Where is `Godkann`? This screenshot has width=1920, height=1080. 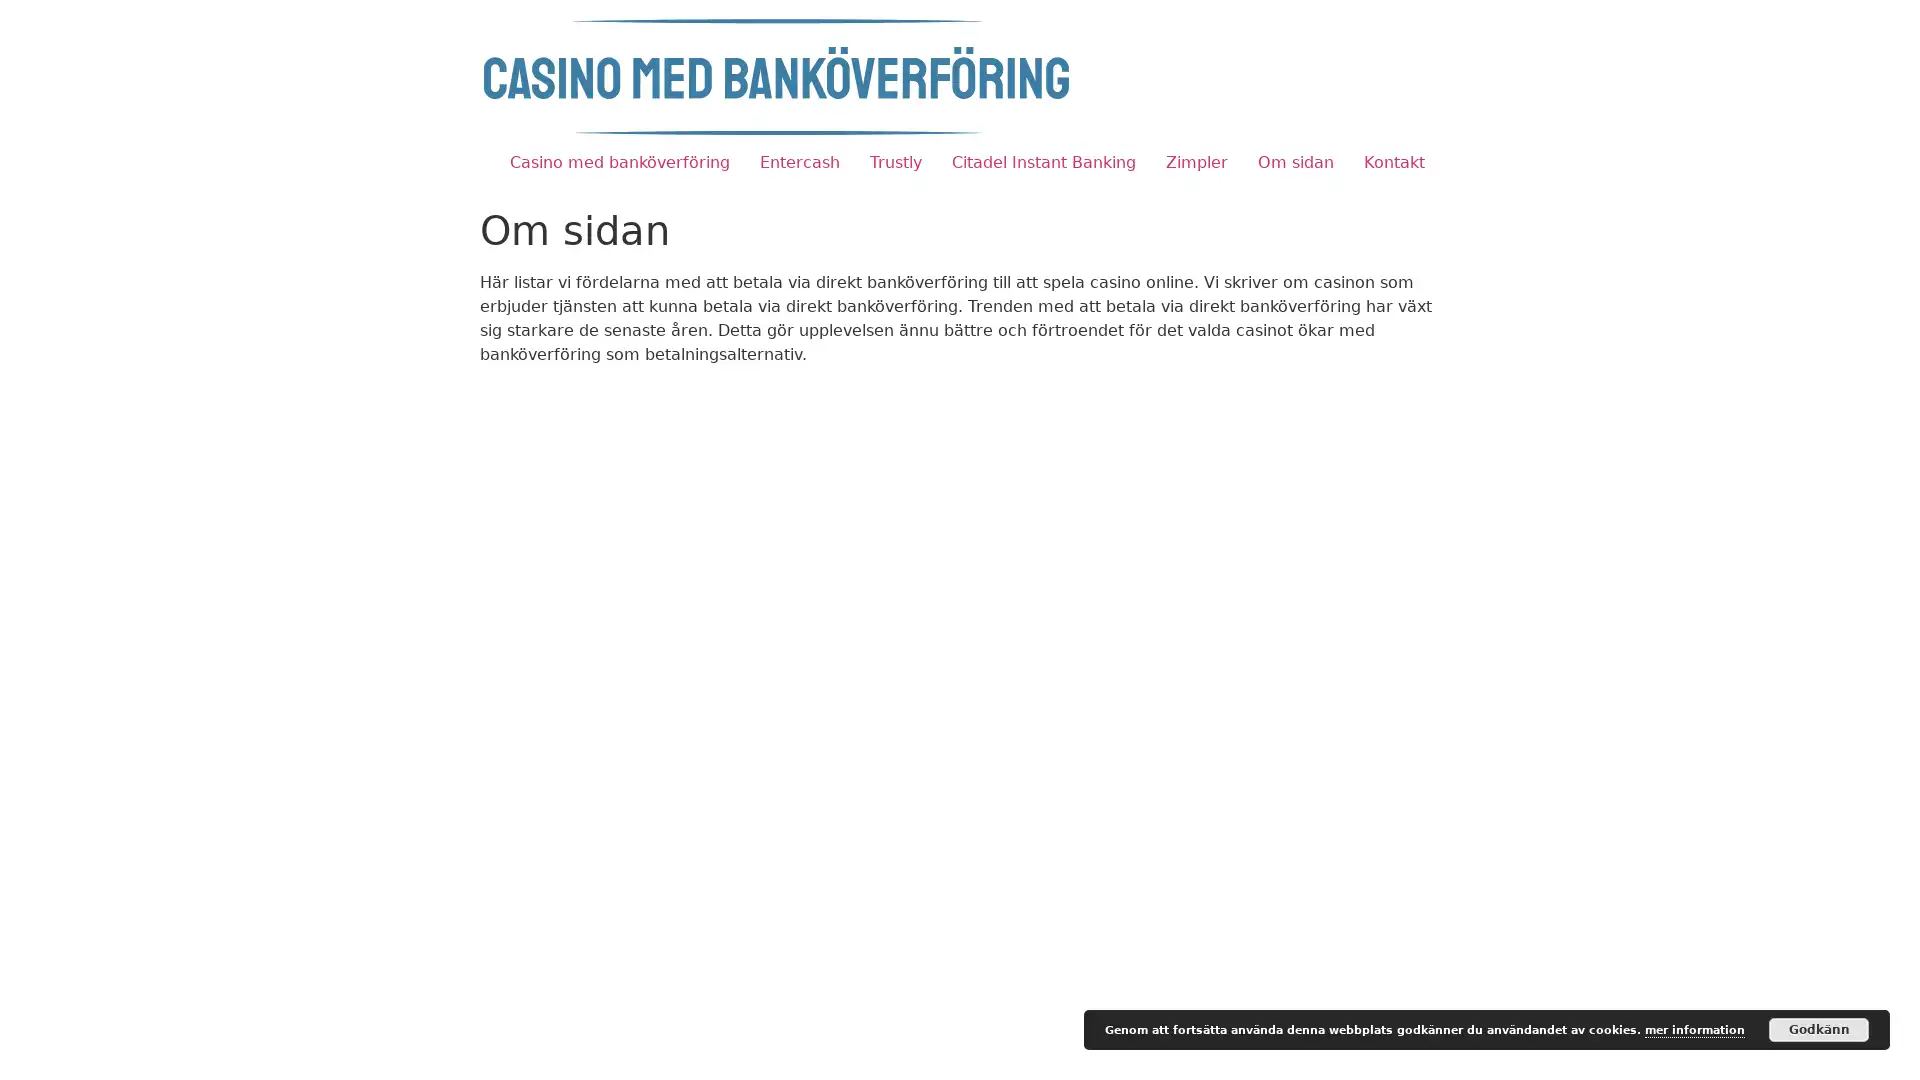
Godkann is located at coordinates (1819, 1029).